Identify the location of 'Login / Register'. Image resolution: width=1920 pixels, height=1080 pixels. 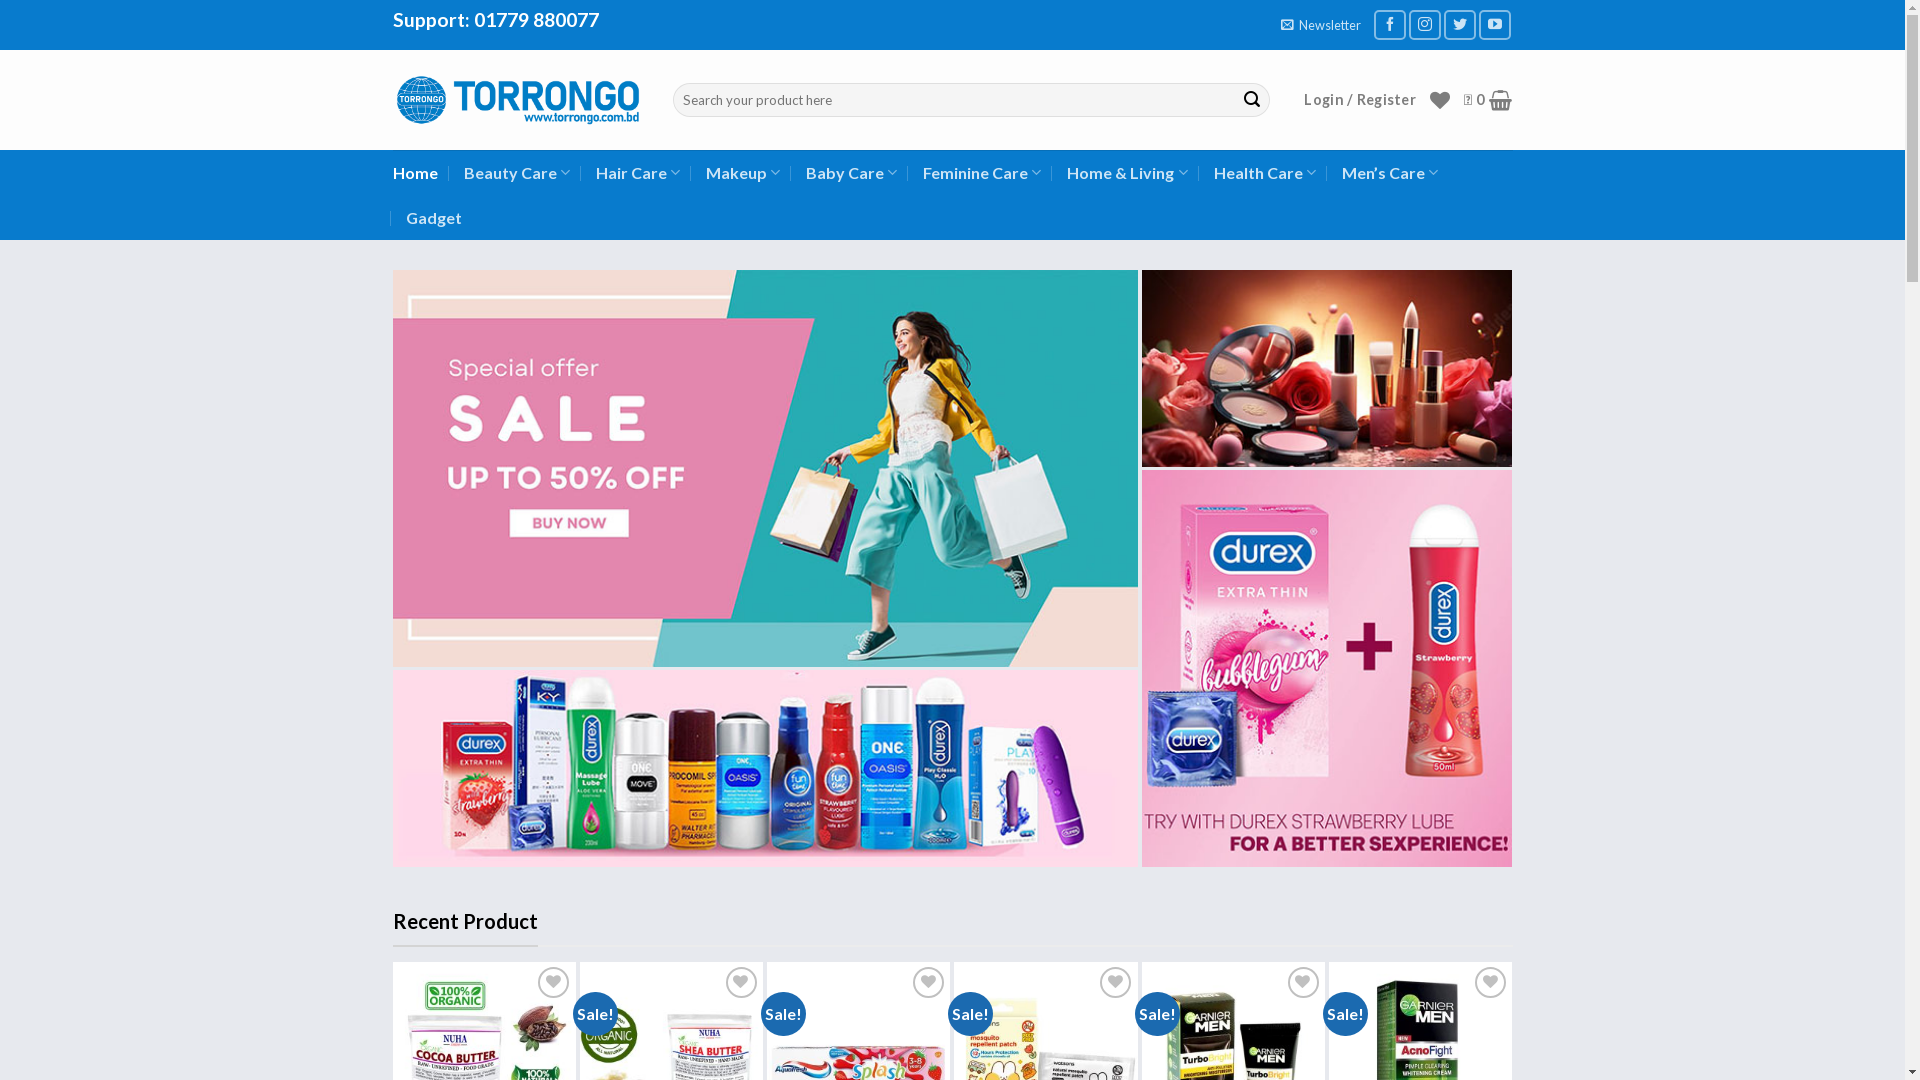
(1359, 100).